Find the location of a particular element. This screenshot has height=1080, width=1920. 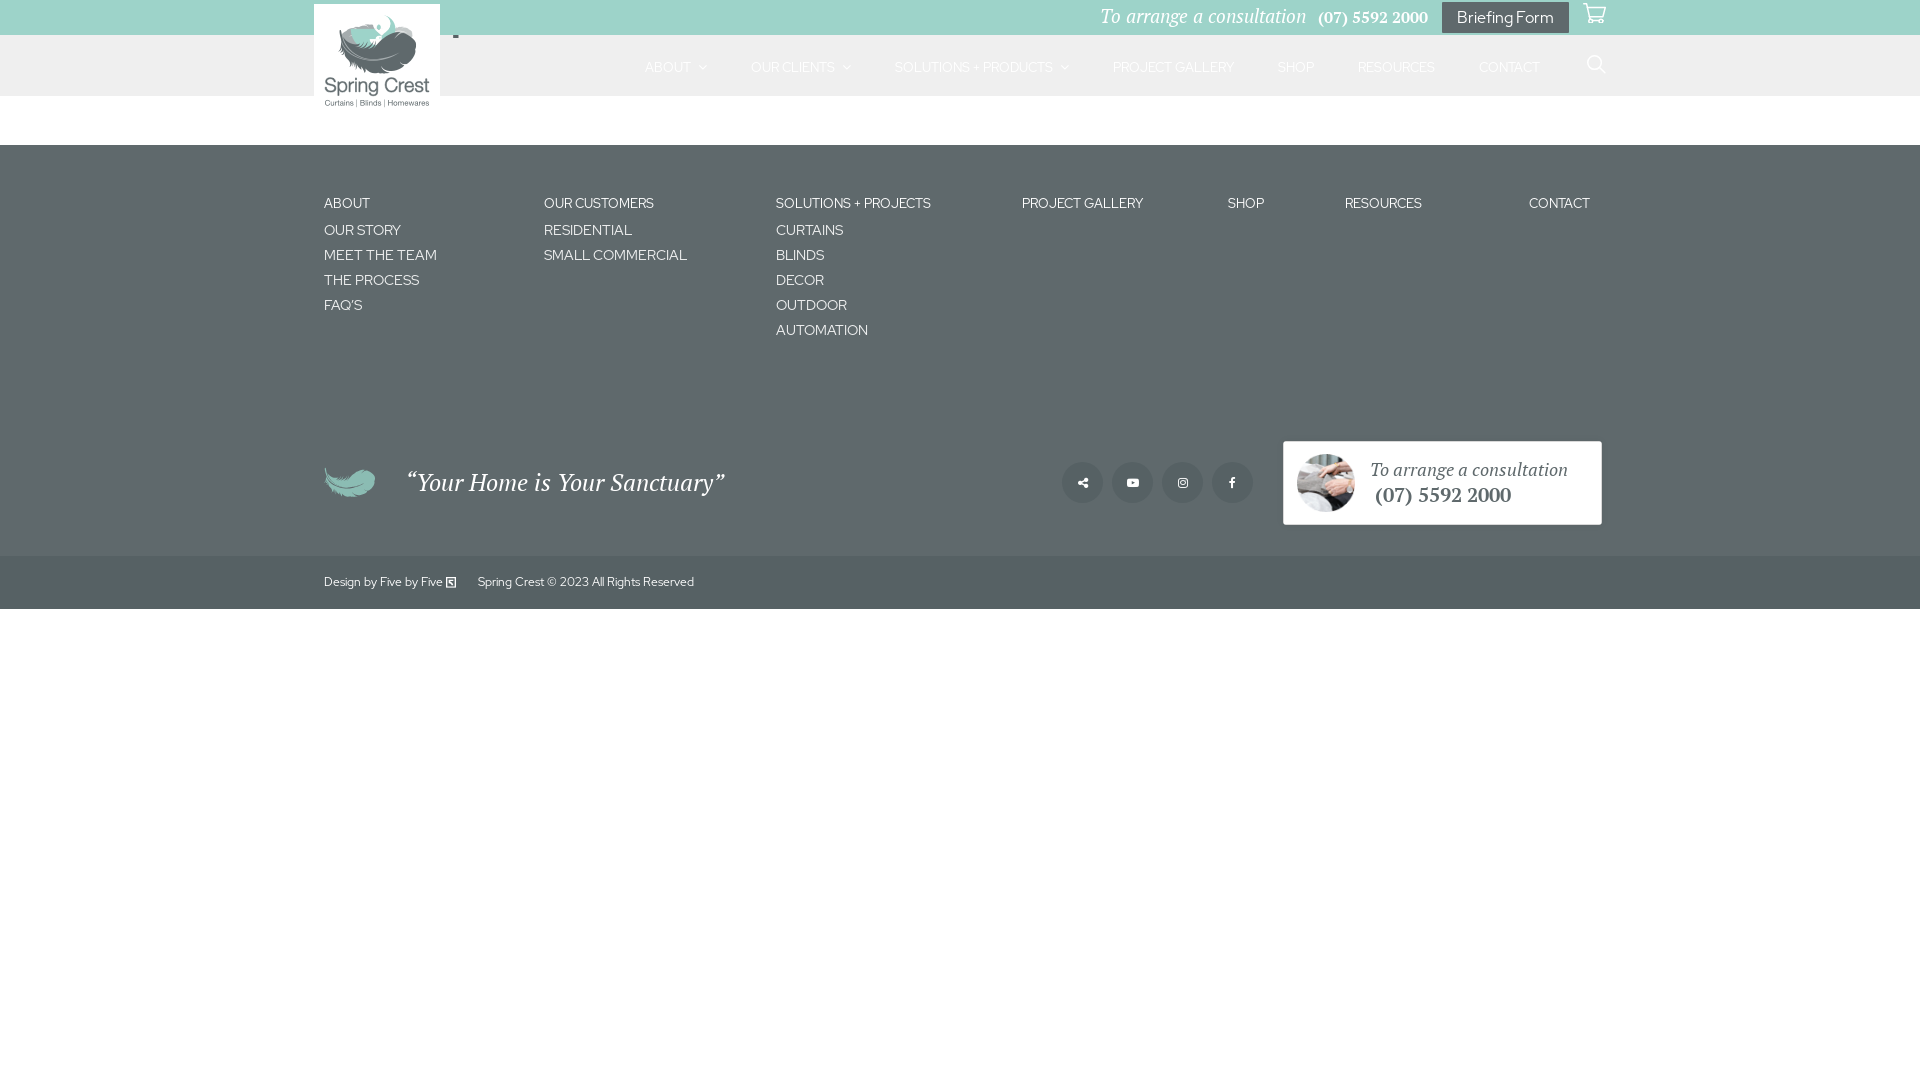

'THE PROCESS' is located at coordinates (422, 280).